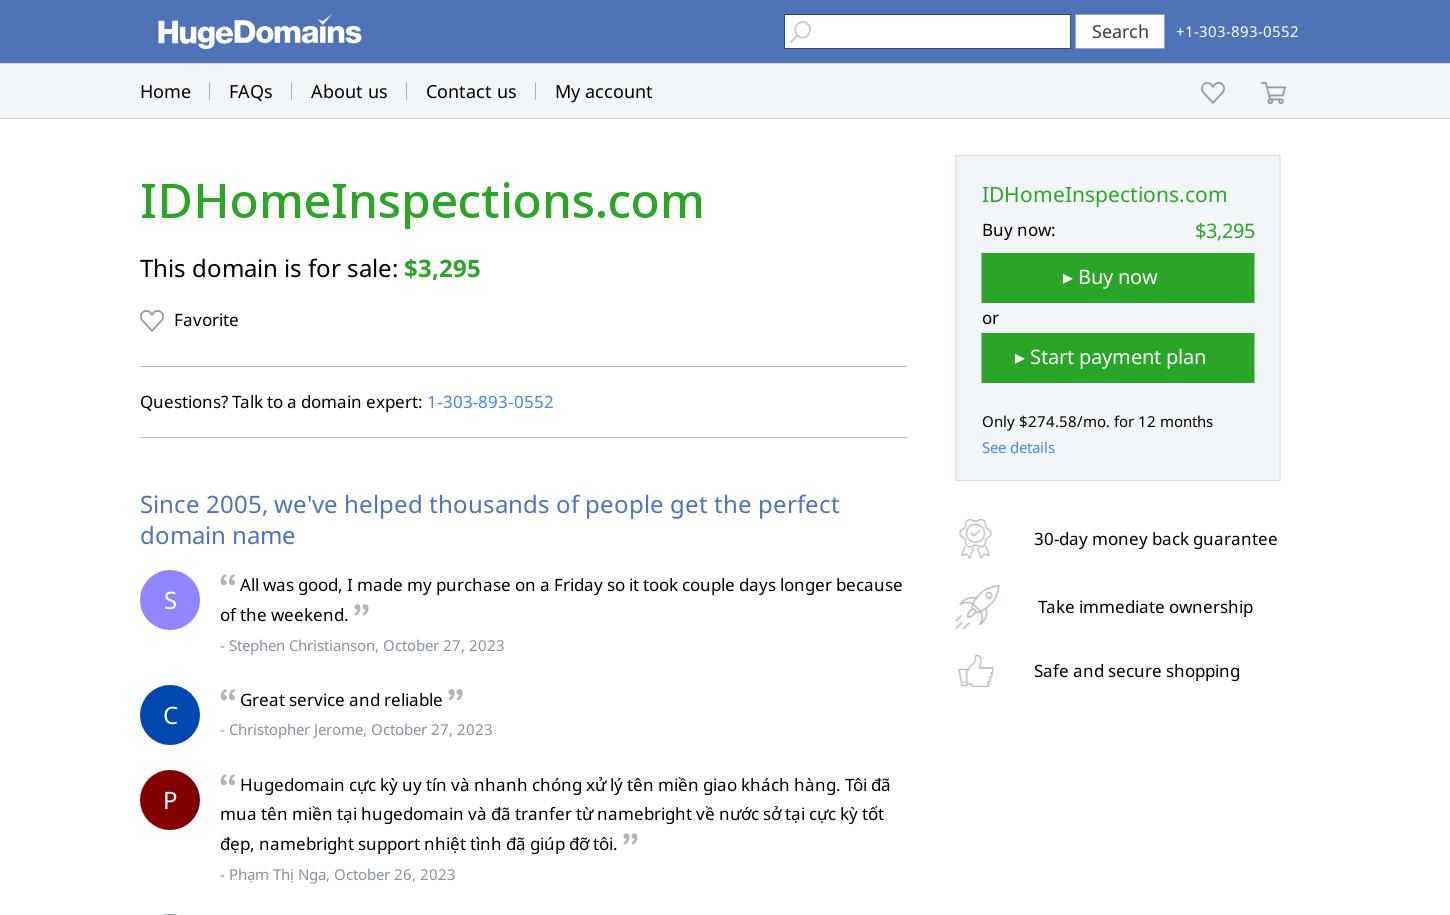  I want to click on 'Hugedomain cực kỳ uy tín và nhanh chóng xử lý tên miền giao khách hàng. Tôi đã mua tên miền tại hugedomain và đã tranfer từ namebright về nước sở tại cực kỳ tốt đẹp, namebright support nhiệt tình đã giúp đỡ tôi.', so click(555, 812).